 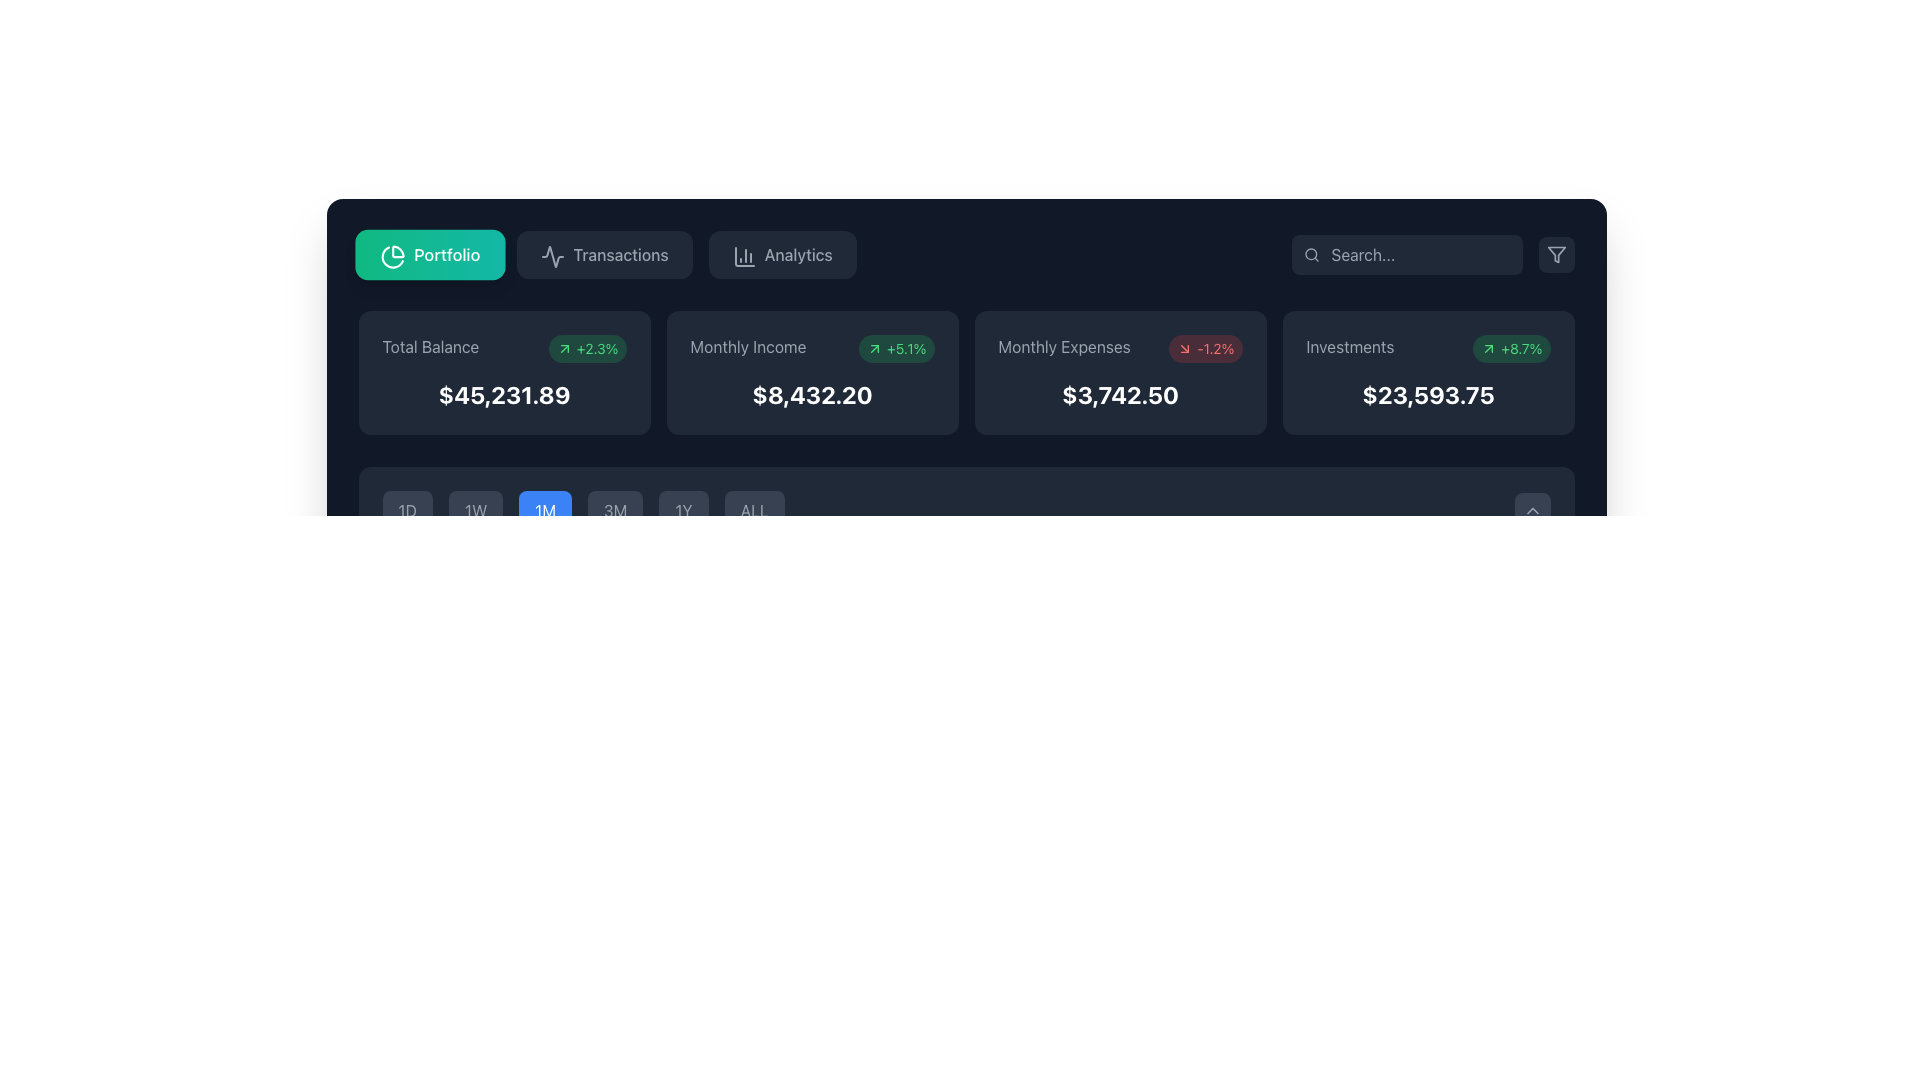 What do you see at coordinates (392, 256) in the screenshot?
I see `the Portfolio icon located in the left section of the top navigation bar` at bounding box center [392, 256].